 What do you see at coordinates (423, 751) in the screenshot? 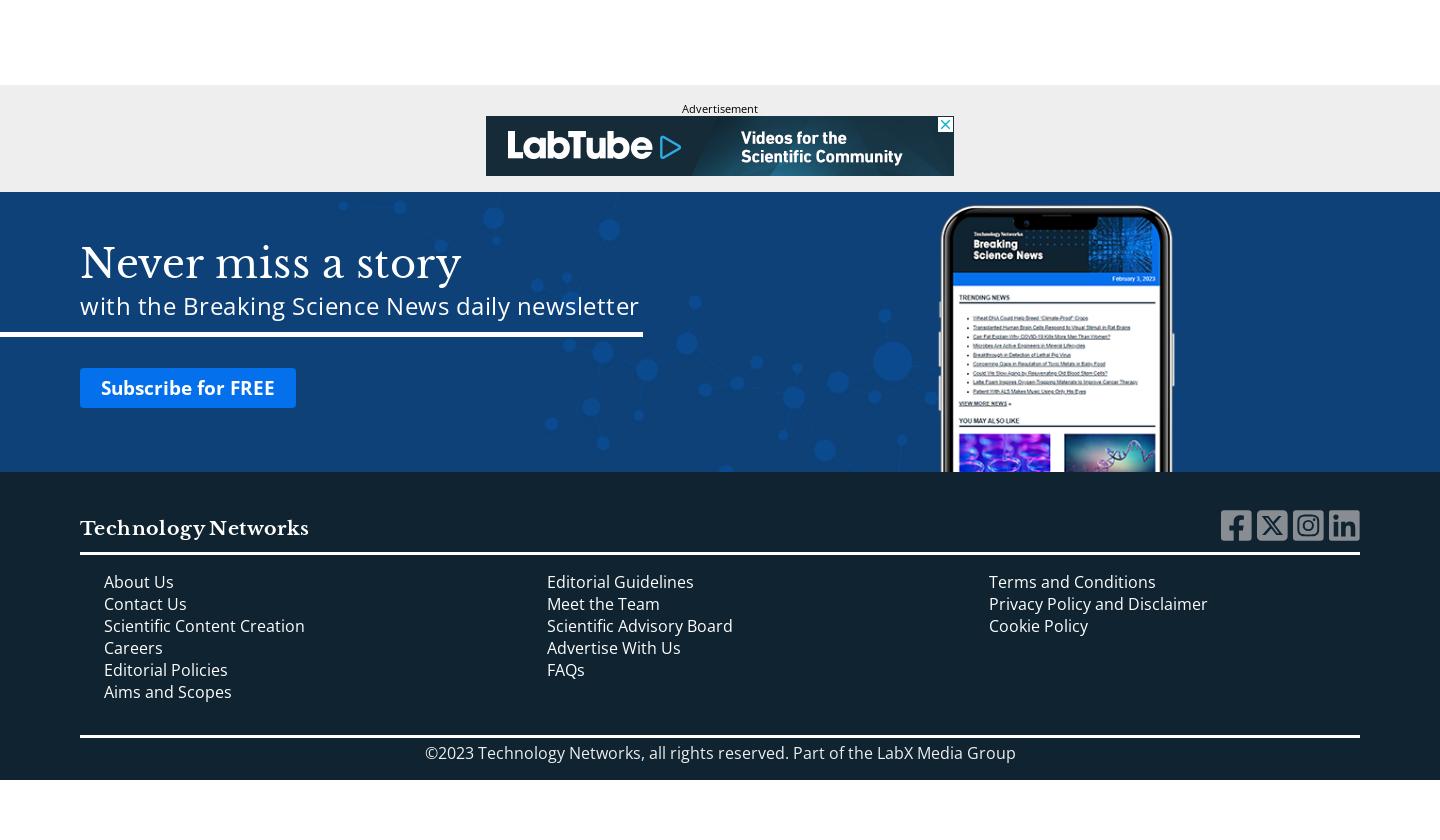
I see `'©2023 Technology Networks, all rights reserved. Part of the LabX Media Group'` at bounding box center [423, 751].